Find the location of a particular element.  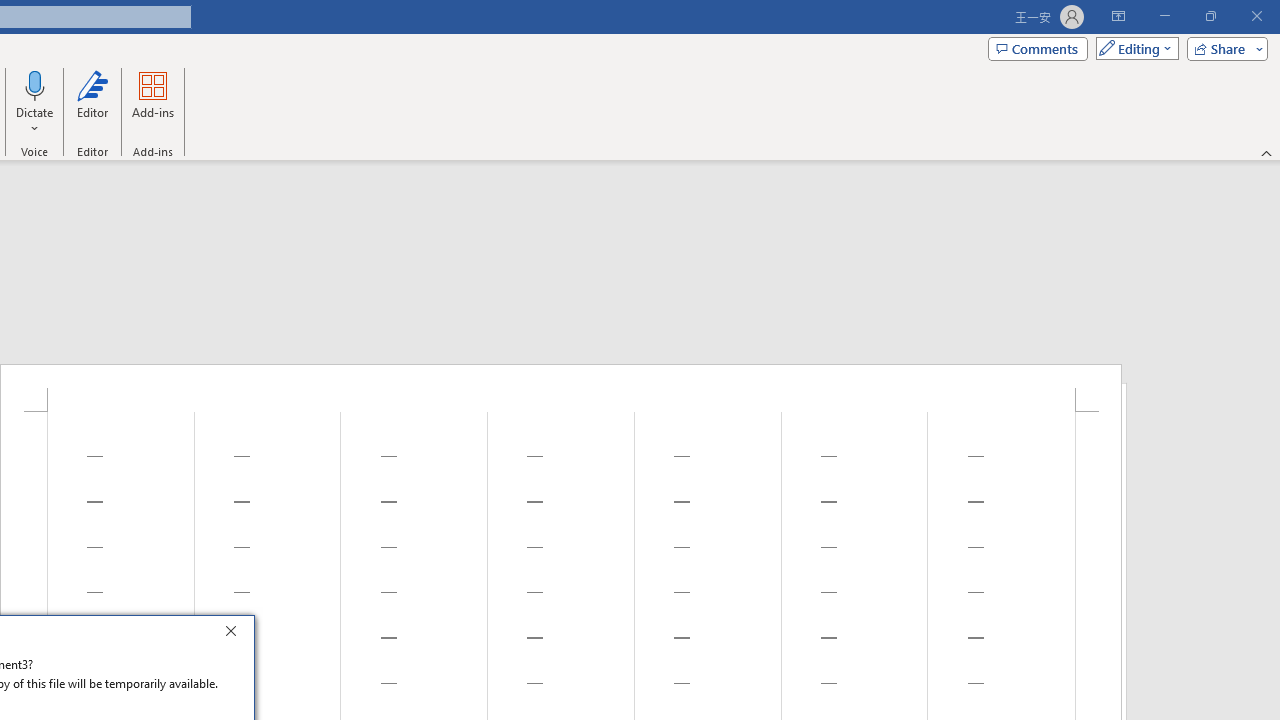

'Share' is located at coordinates (1222, 47).